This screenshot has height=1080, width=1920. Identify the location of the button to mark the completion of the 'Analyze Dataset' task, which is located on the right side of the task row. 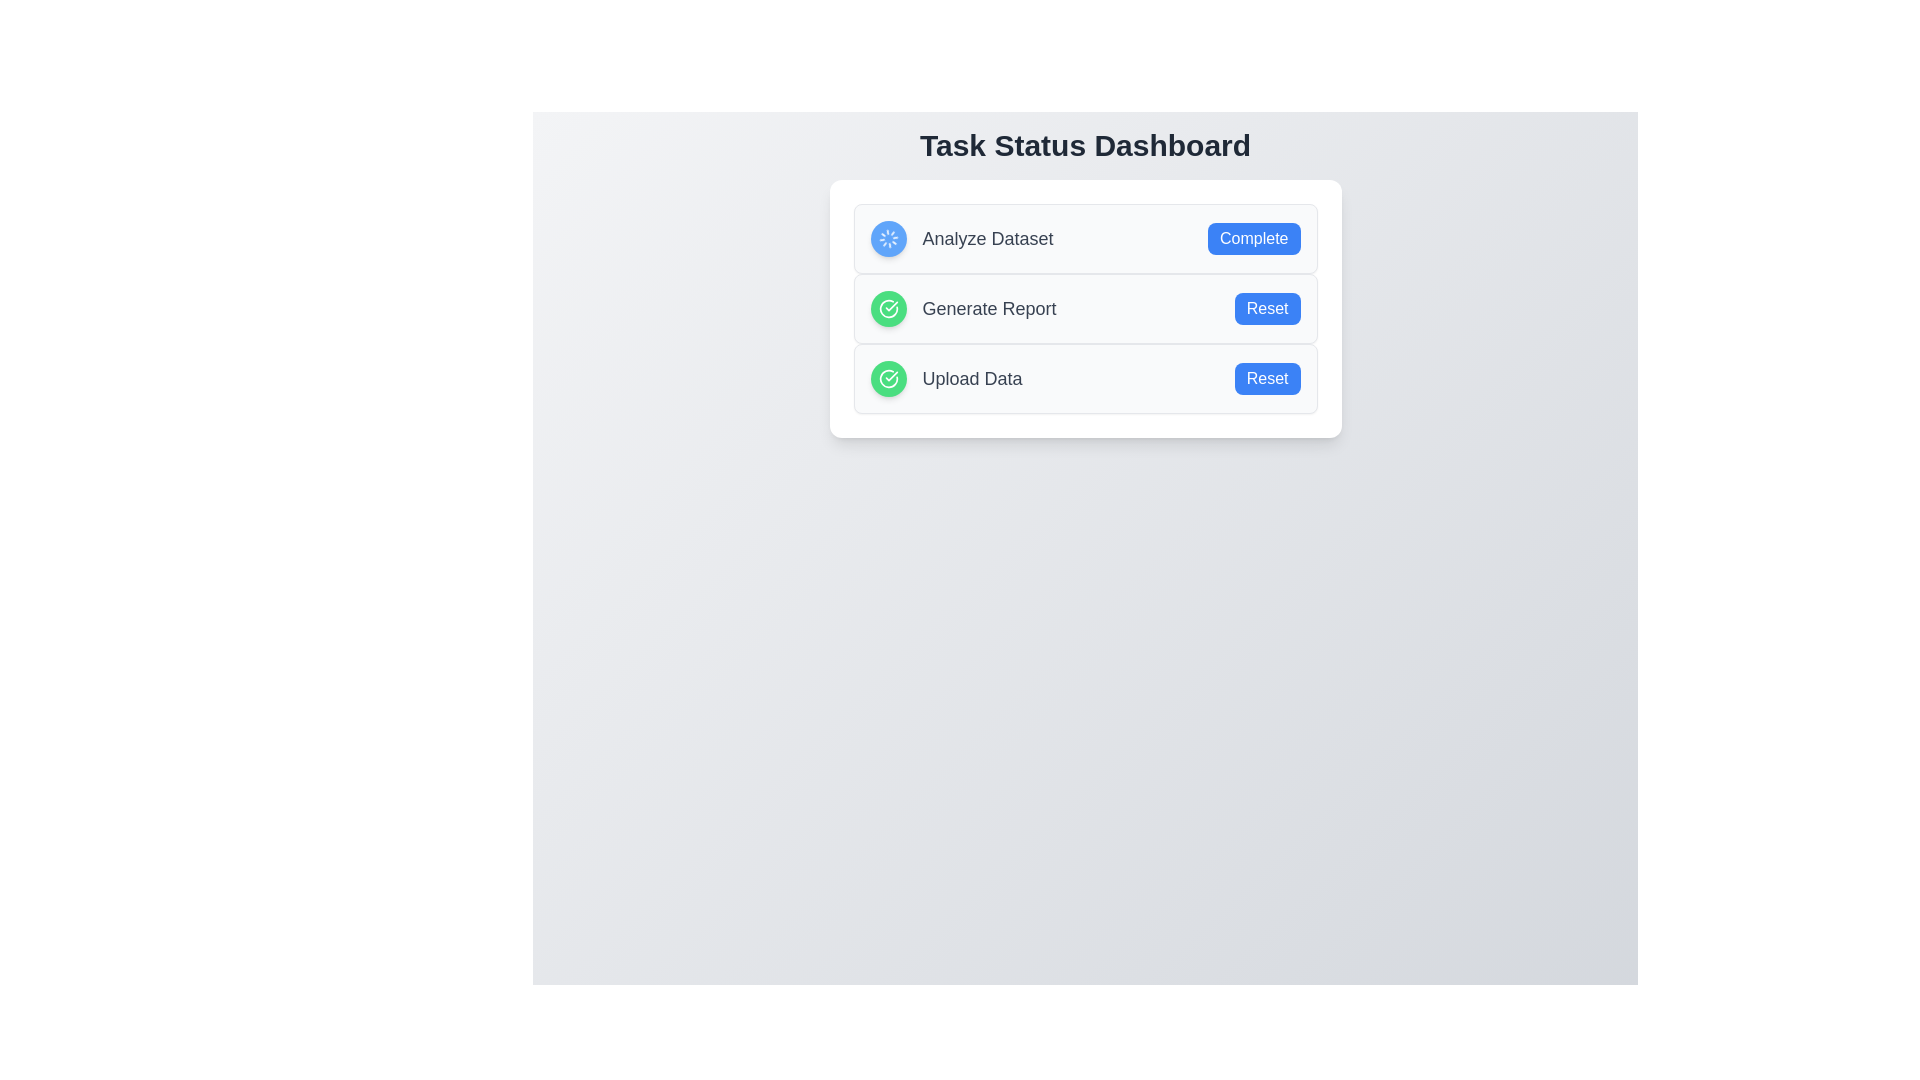
(1253, 238).